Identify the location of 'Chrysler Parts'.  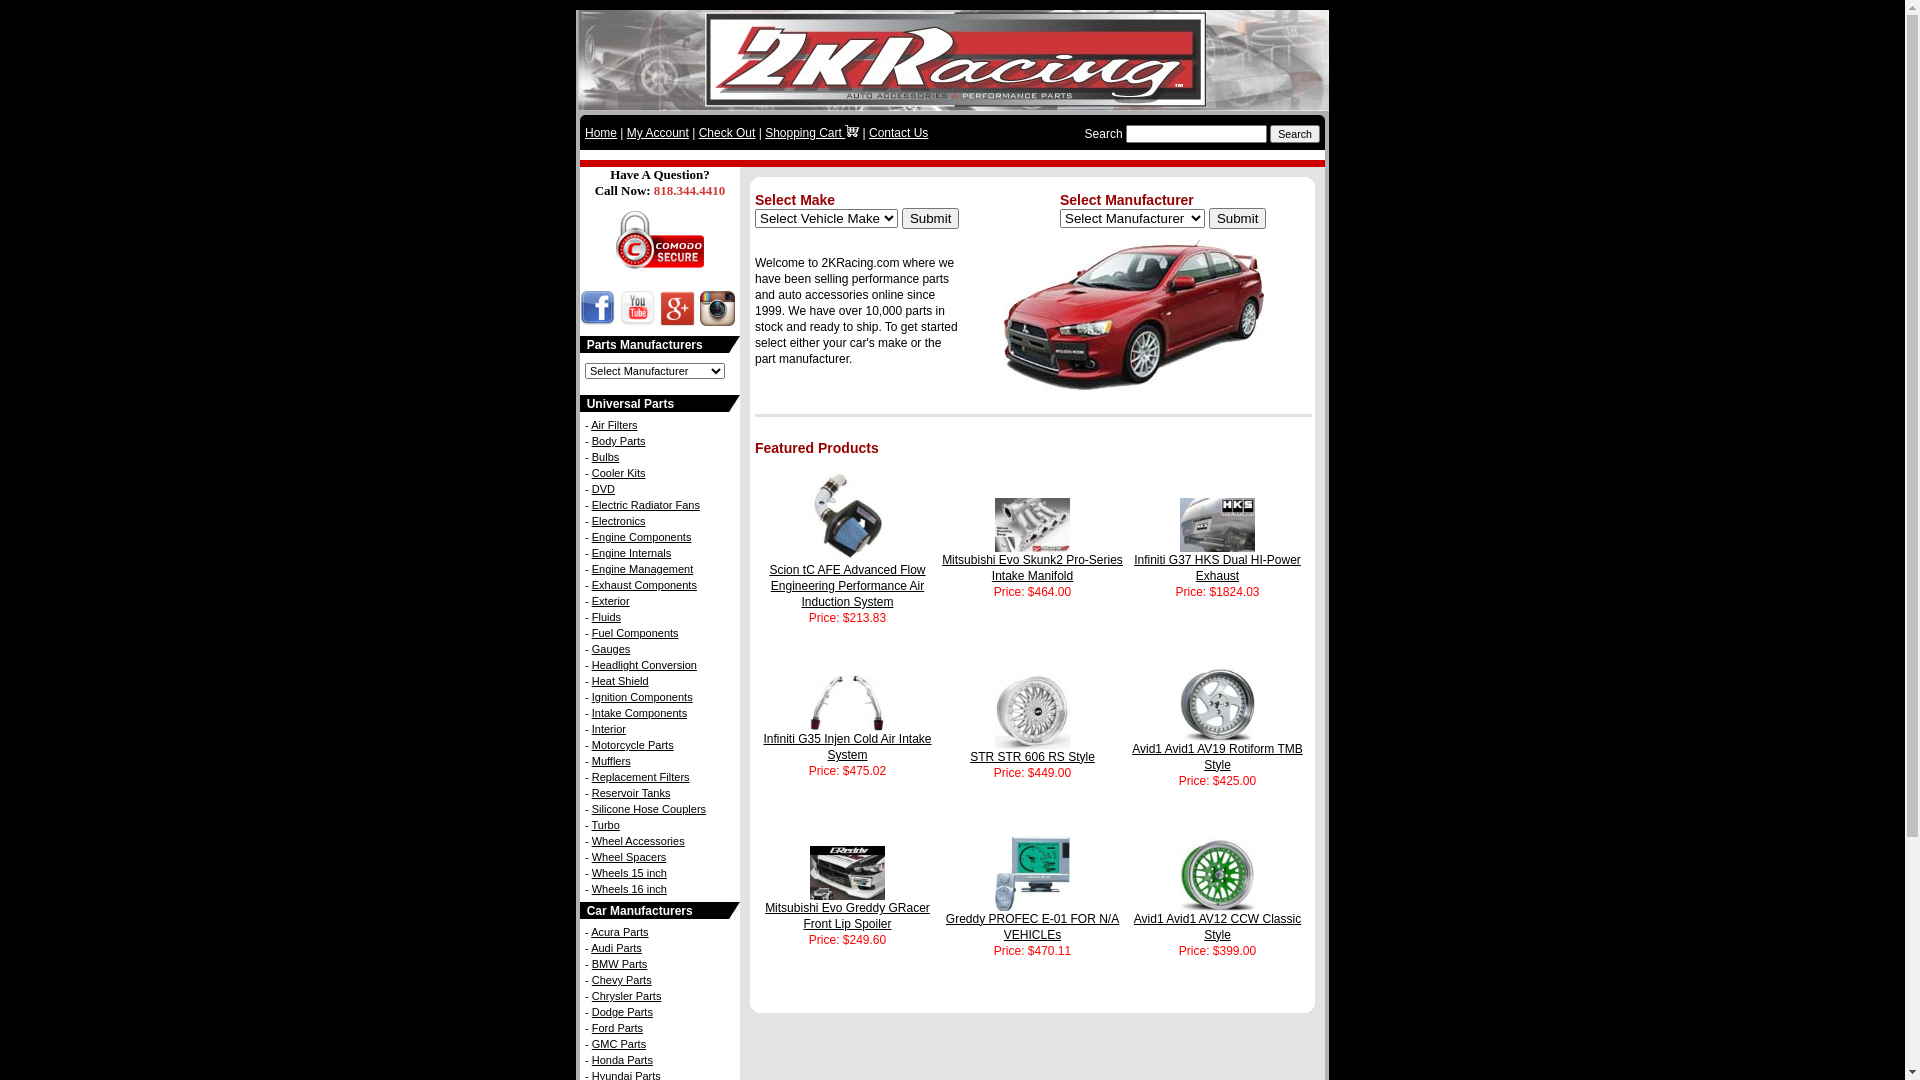
(626, 995).